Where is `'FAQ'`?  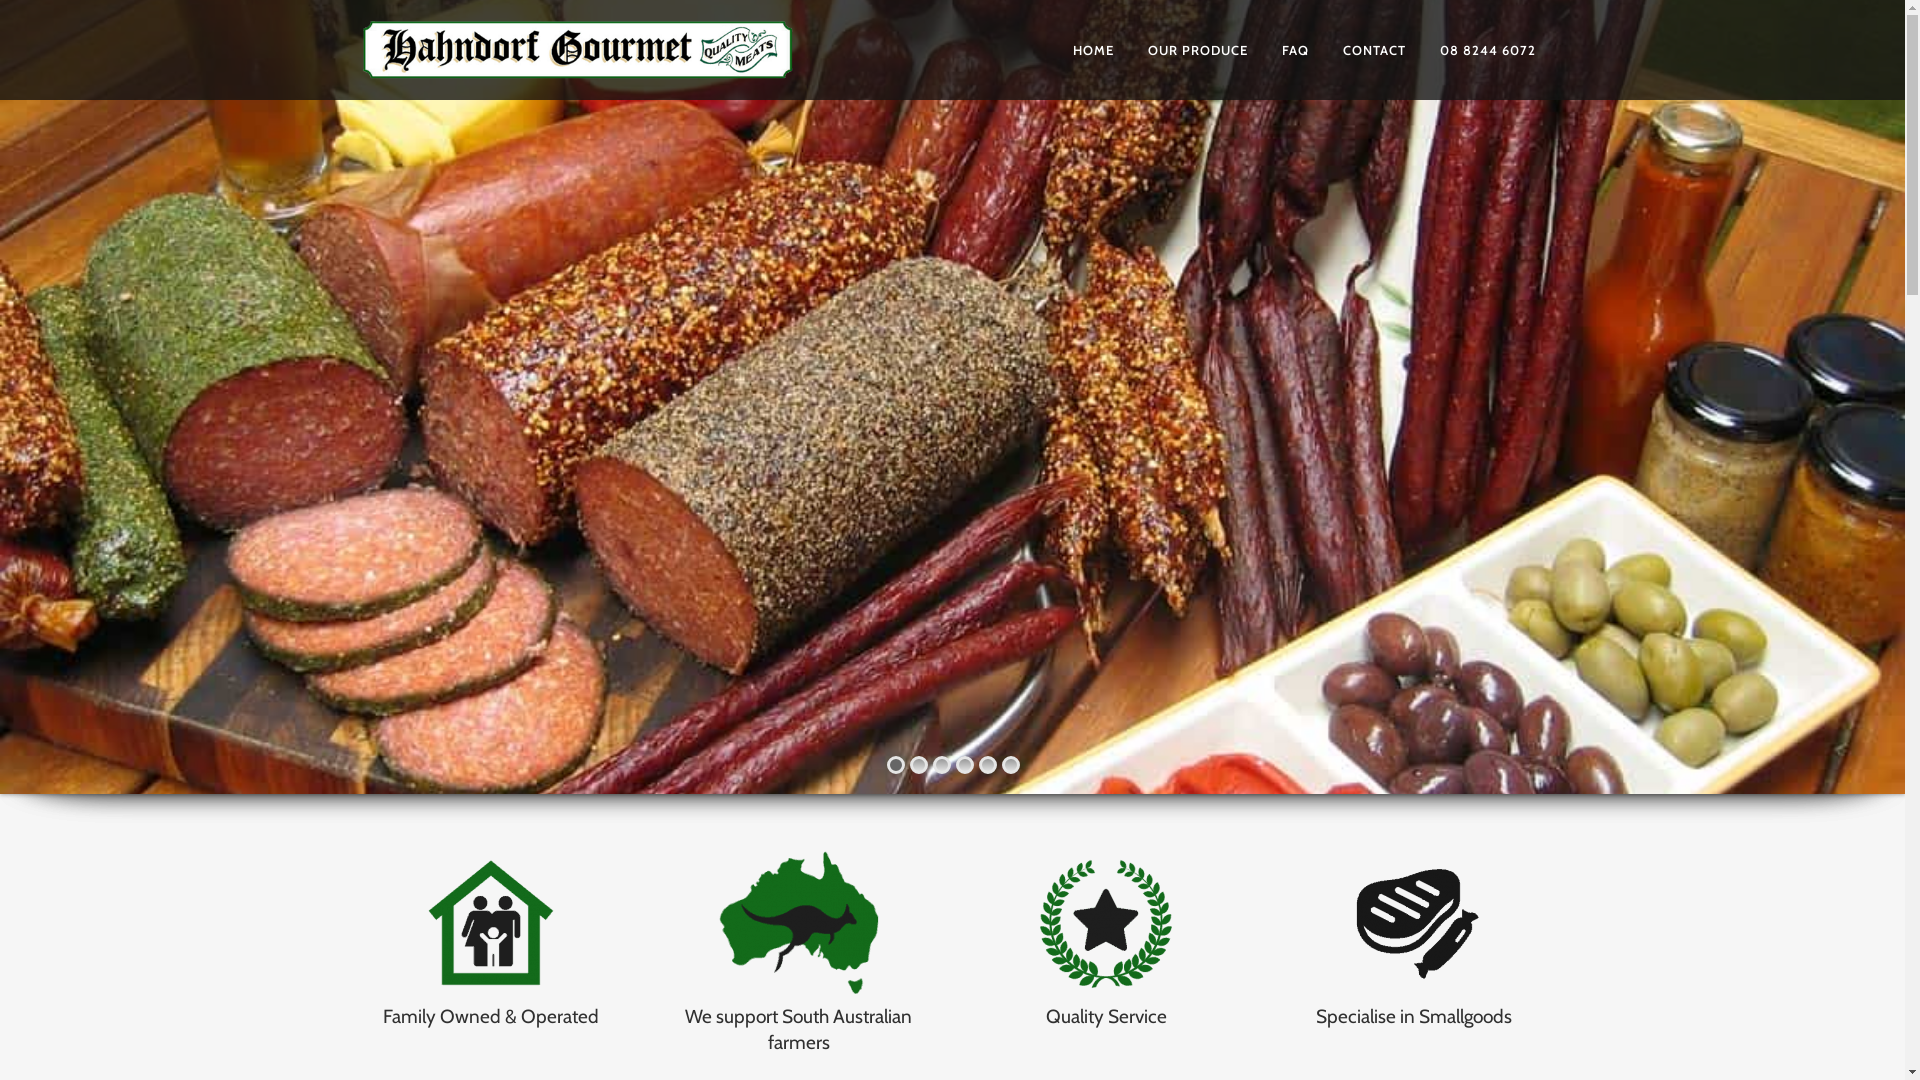 'FAQ' is located at coordinates (1294, 49).